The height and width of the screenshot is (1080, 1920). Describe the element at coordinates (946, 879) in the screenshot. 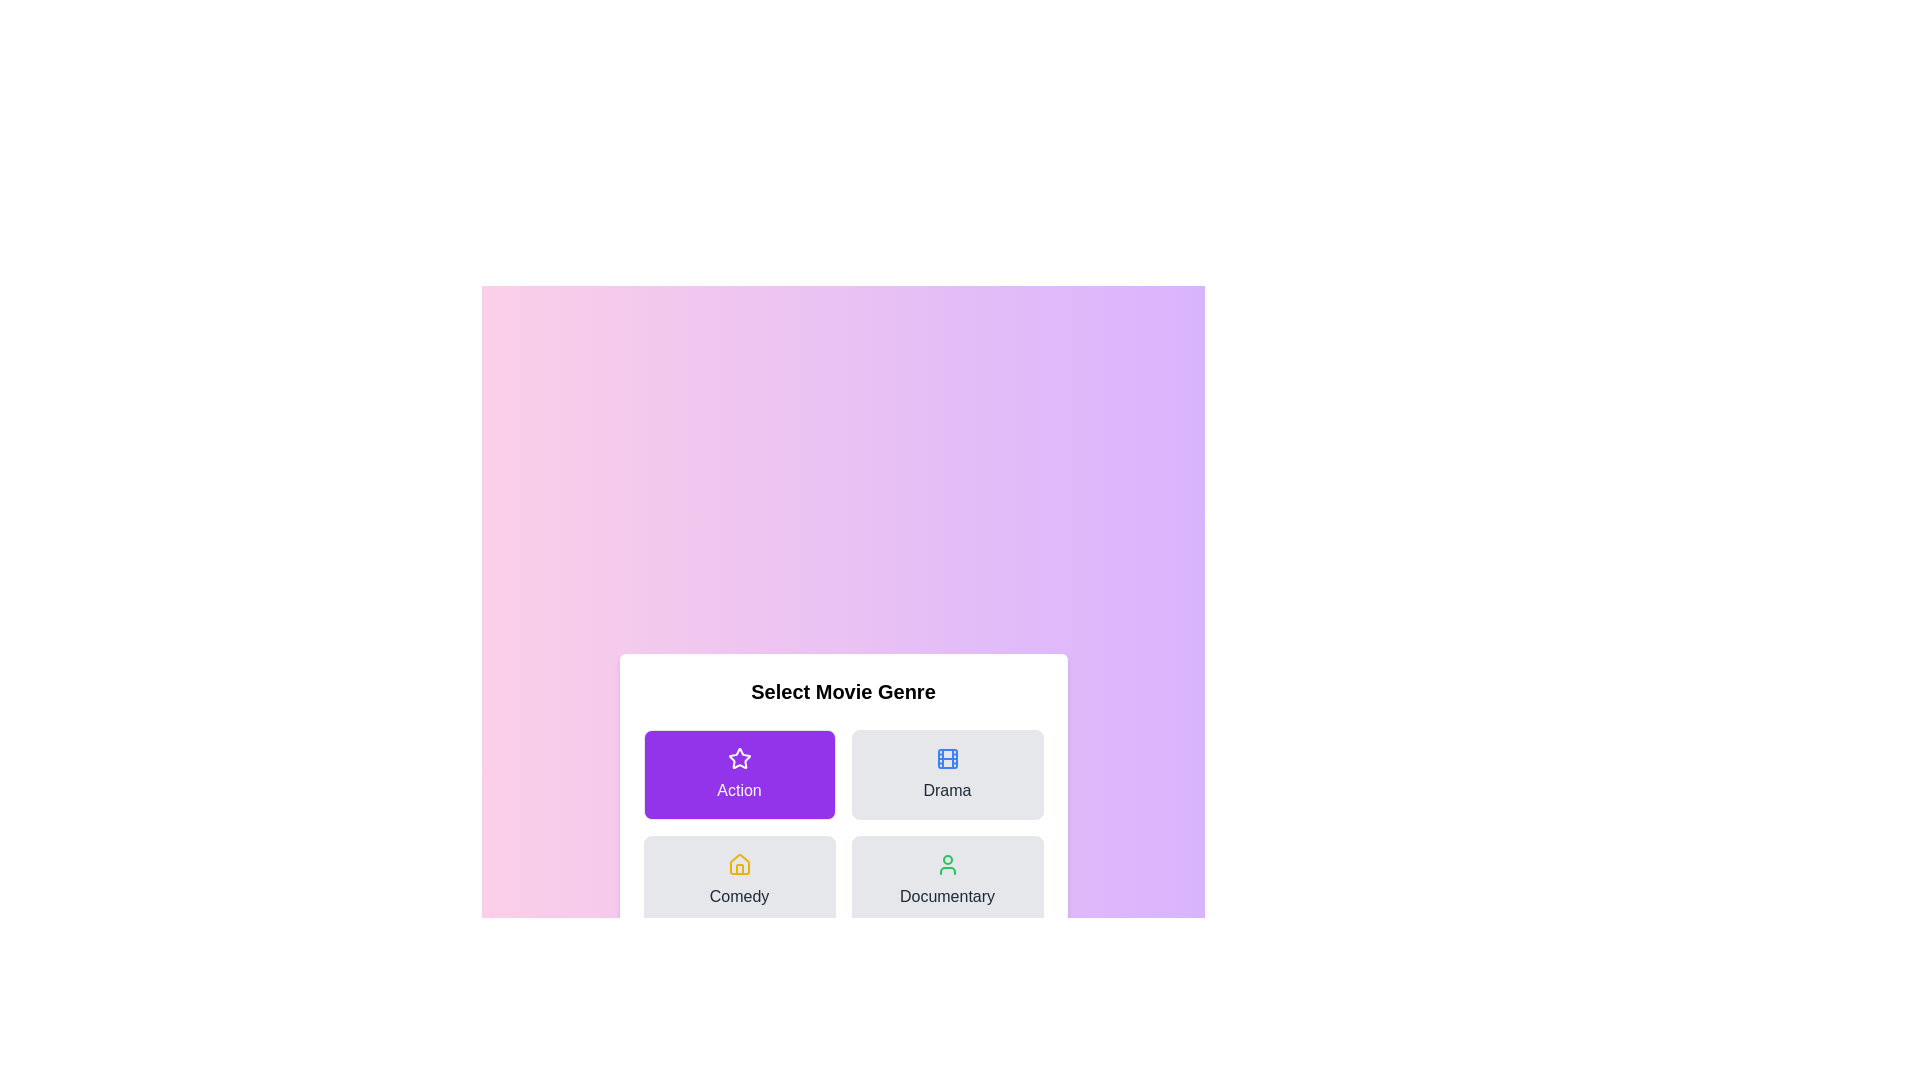

I see `the genre button for Documentary` at that location.